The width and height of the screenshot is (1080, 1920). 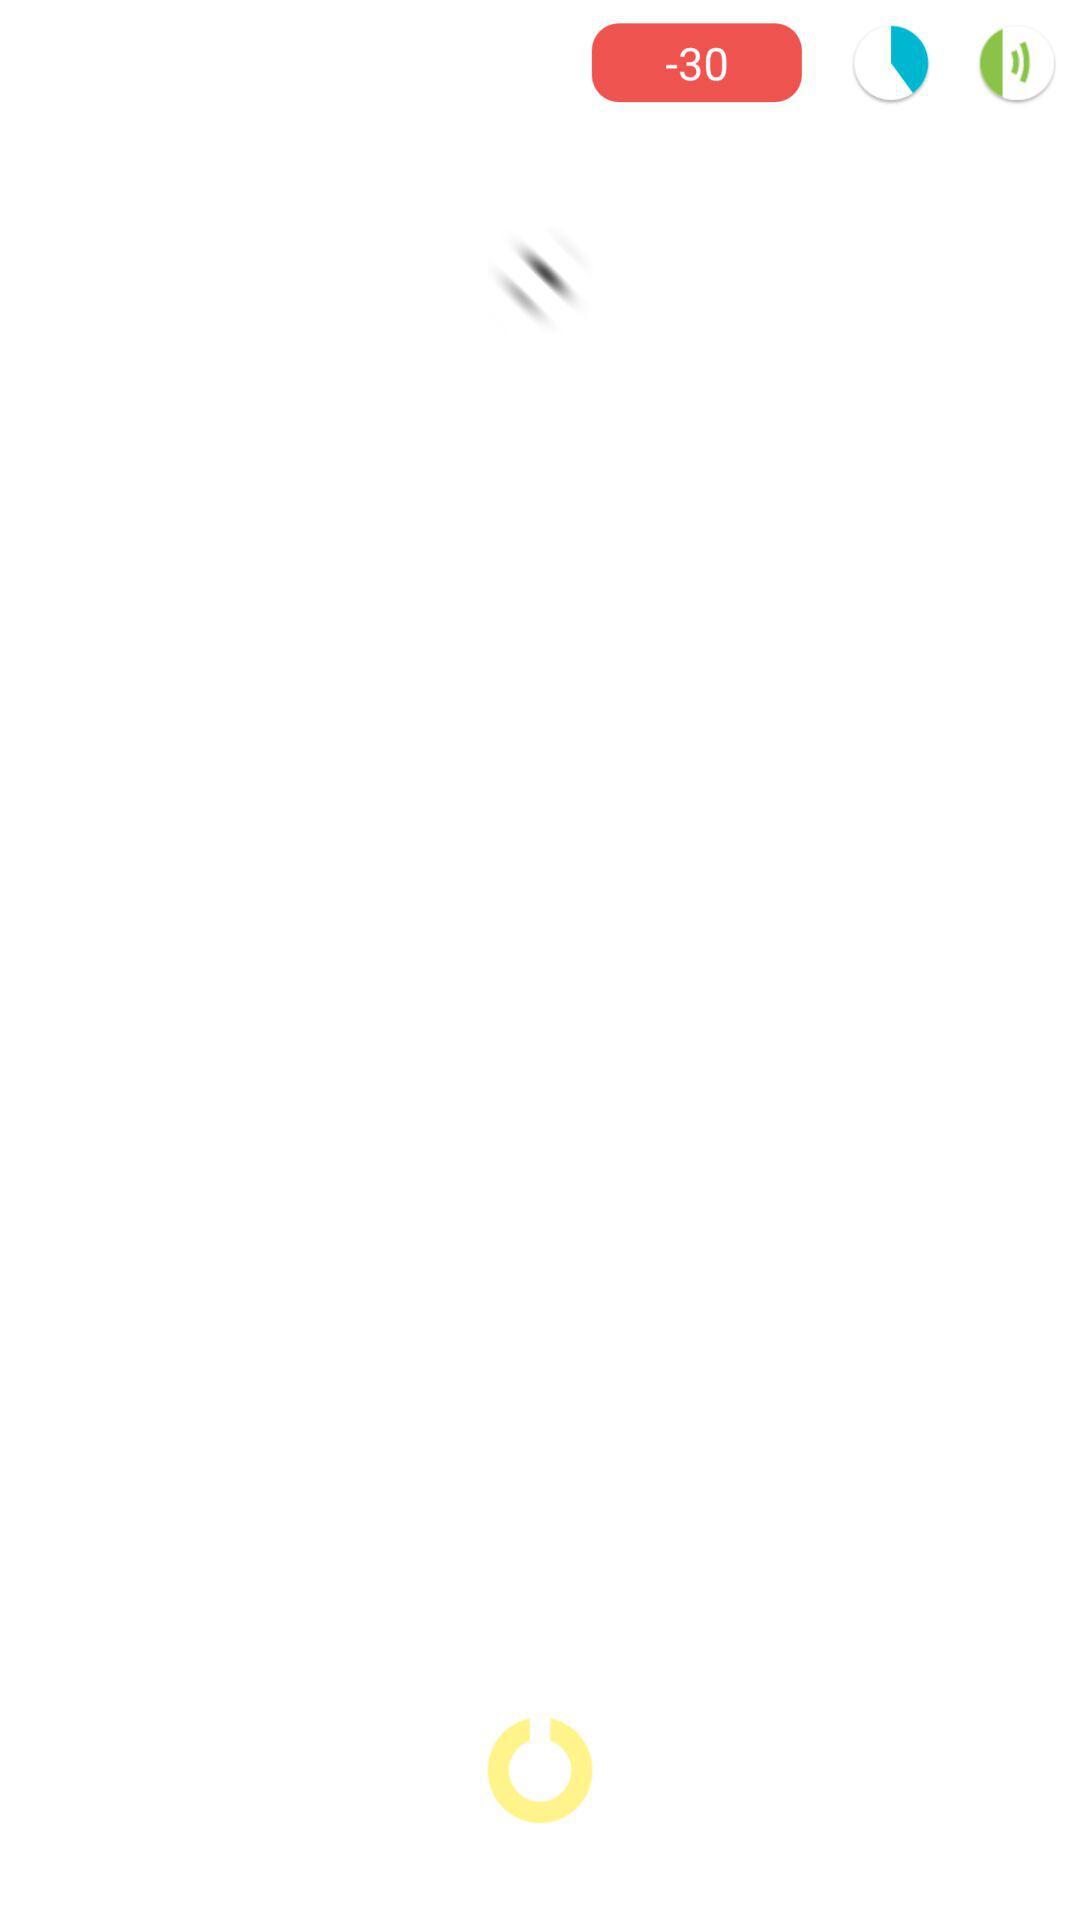 What do you see at coordinates (540, 278) in the screenshot?
I see `the navigation icon` at bounding box center [540, 278].